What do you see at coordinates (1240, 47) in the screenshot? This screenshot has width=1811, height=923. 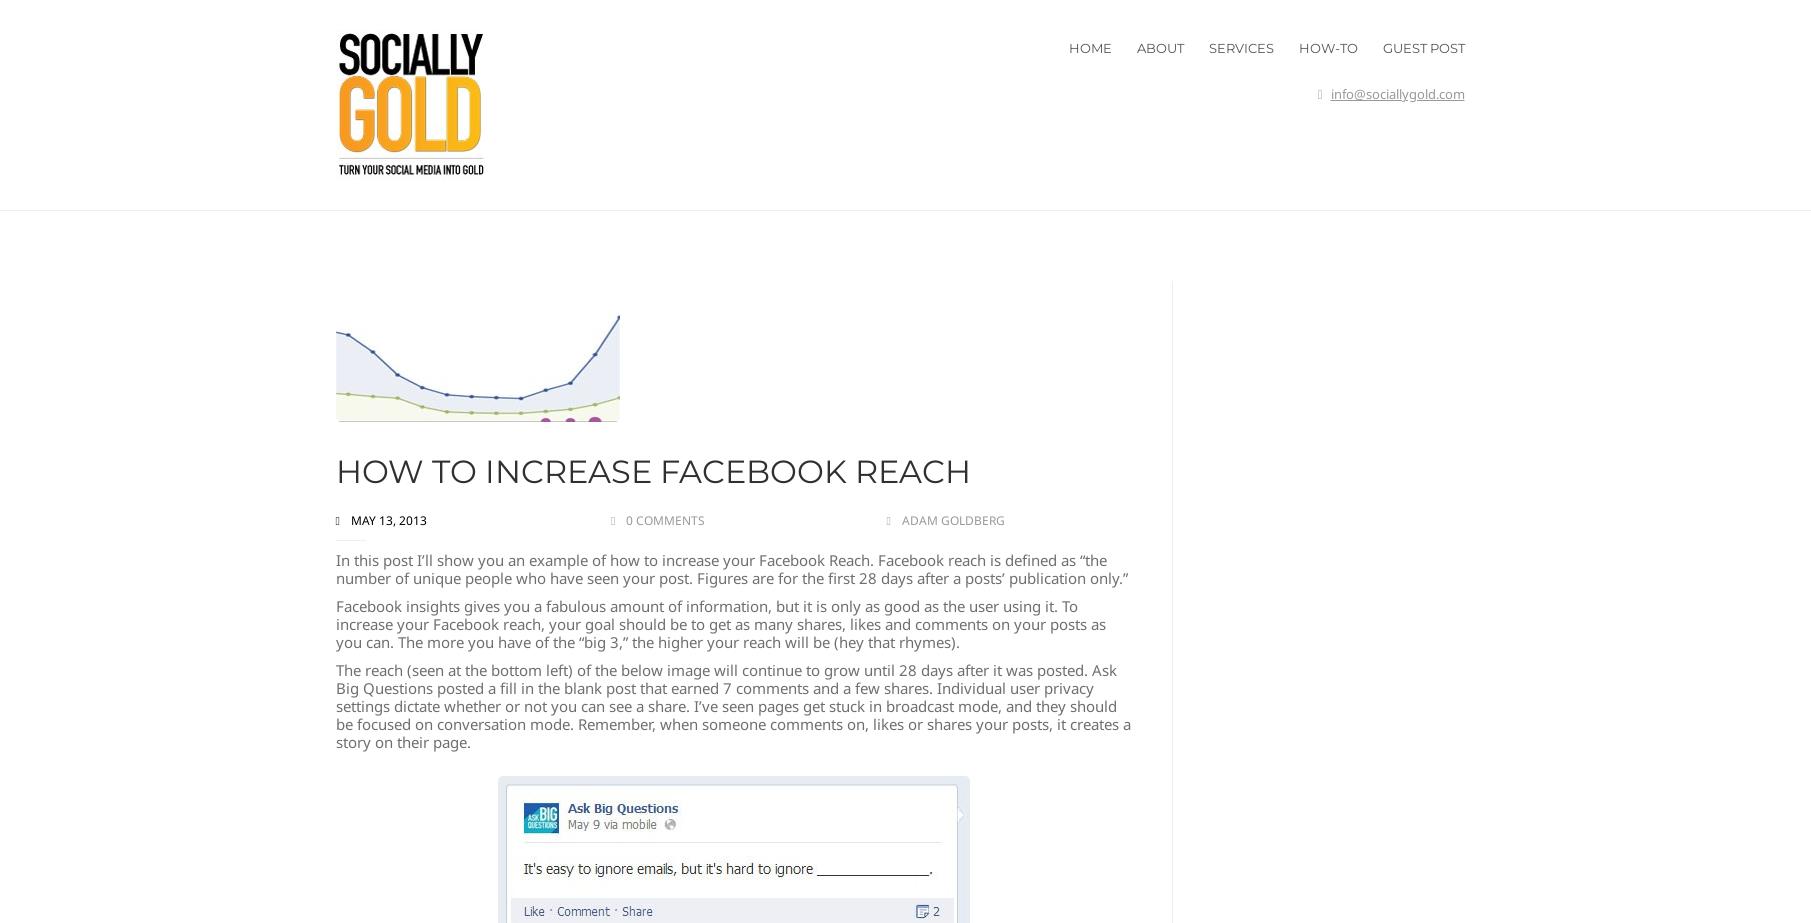 I see `'SERVICES'` at bounding box center [1240, 47].